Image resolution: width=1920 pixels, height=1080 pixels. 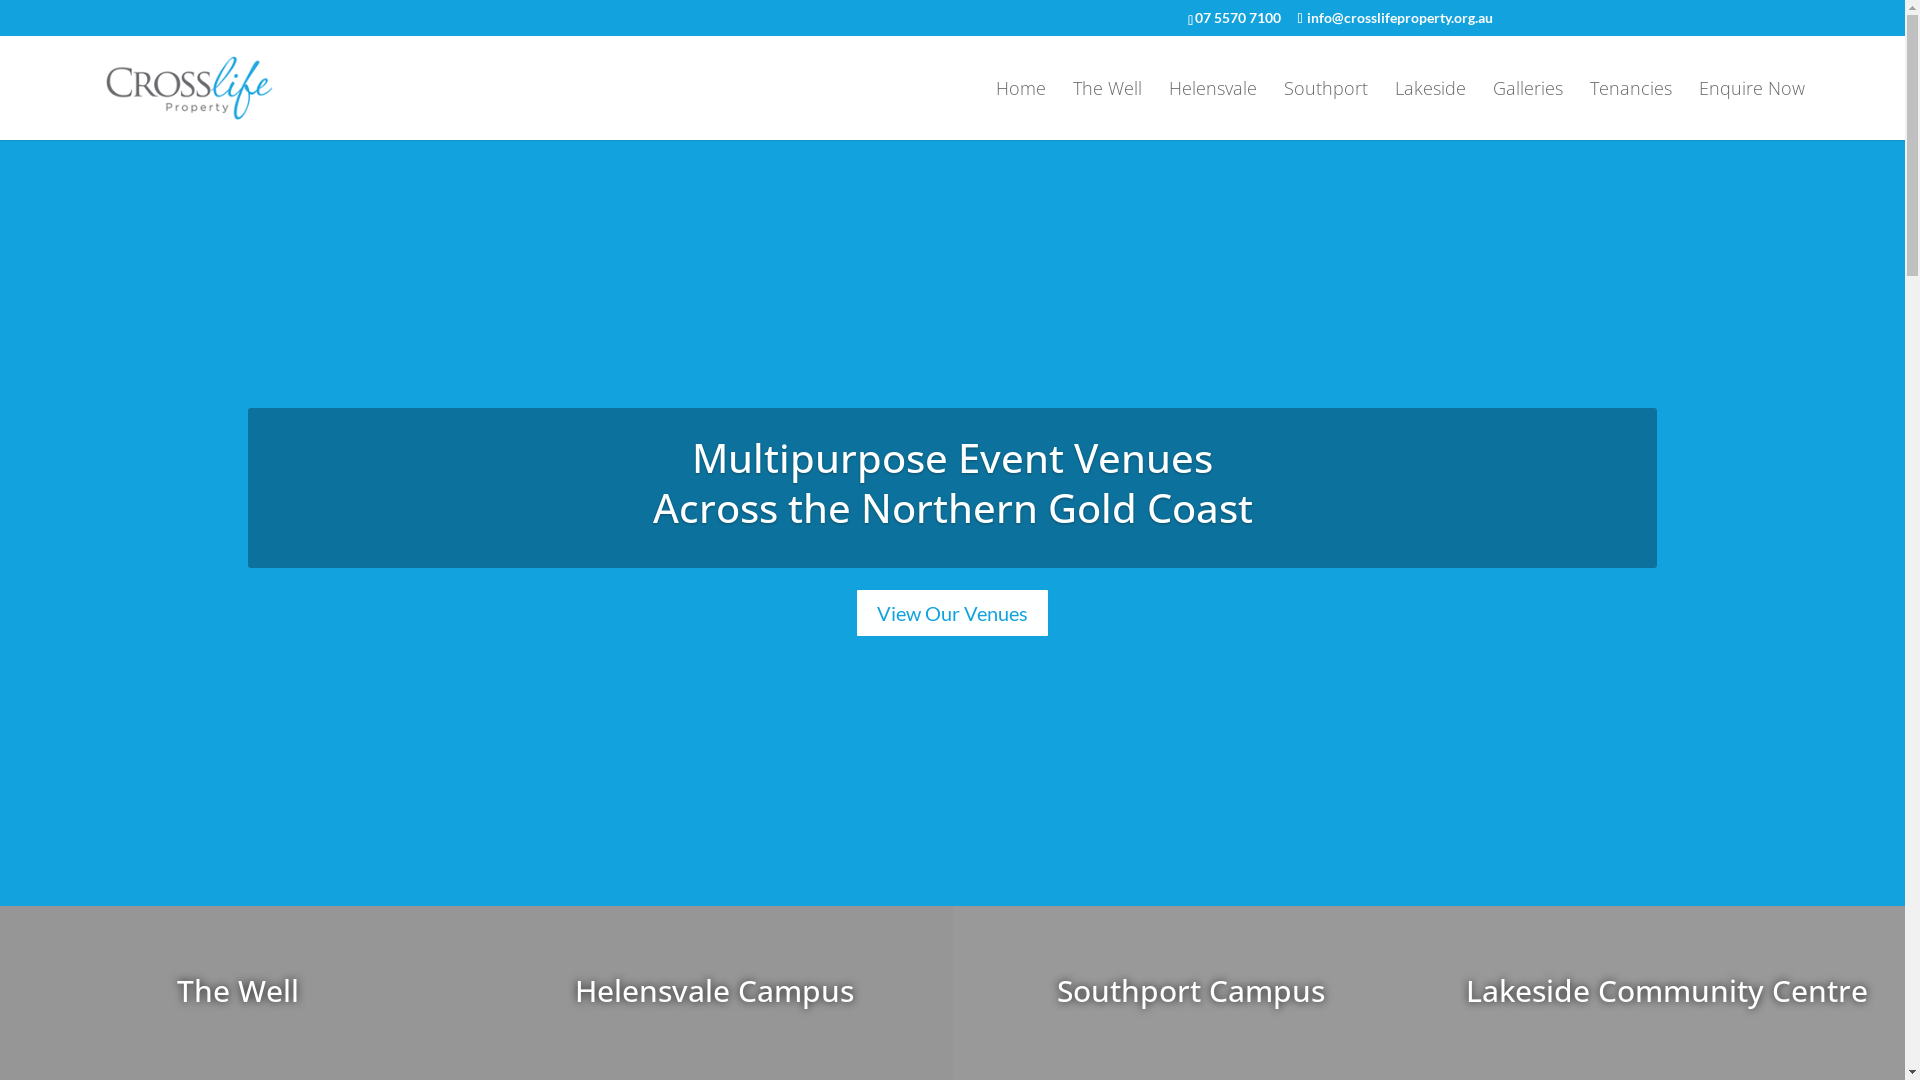 I want to click on 'Helensvale Campus', so click(x=714, y=990).